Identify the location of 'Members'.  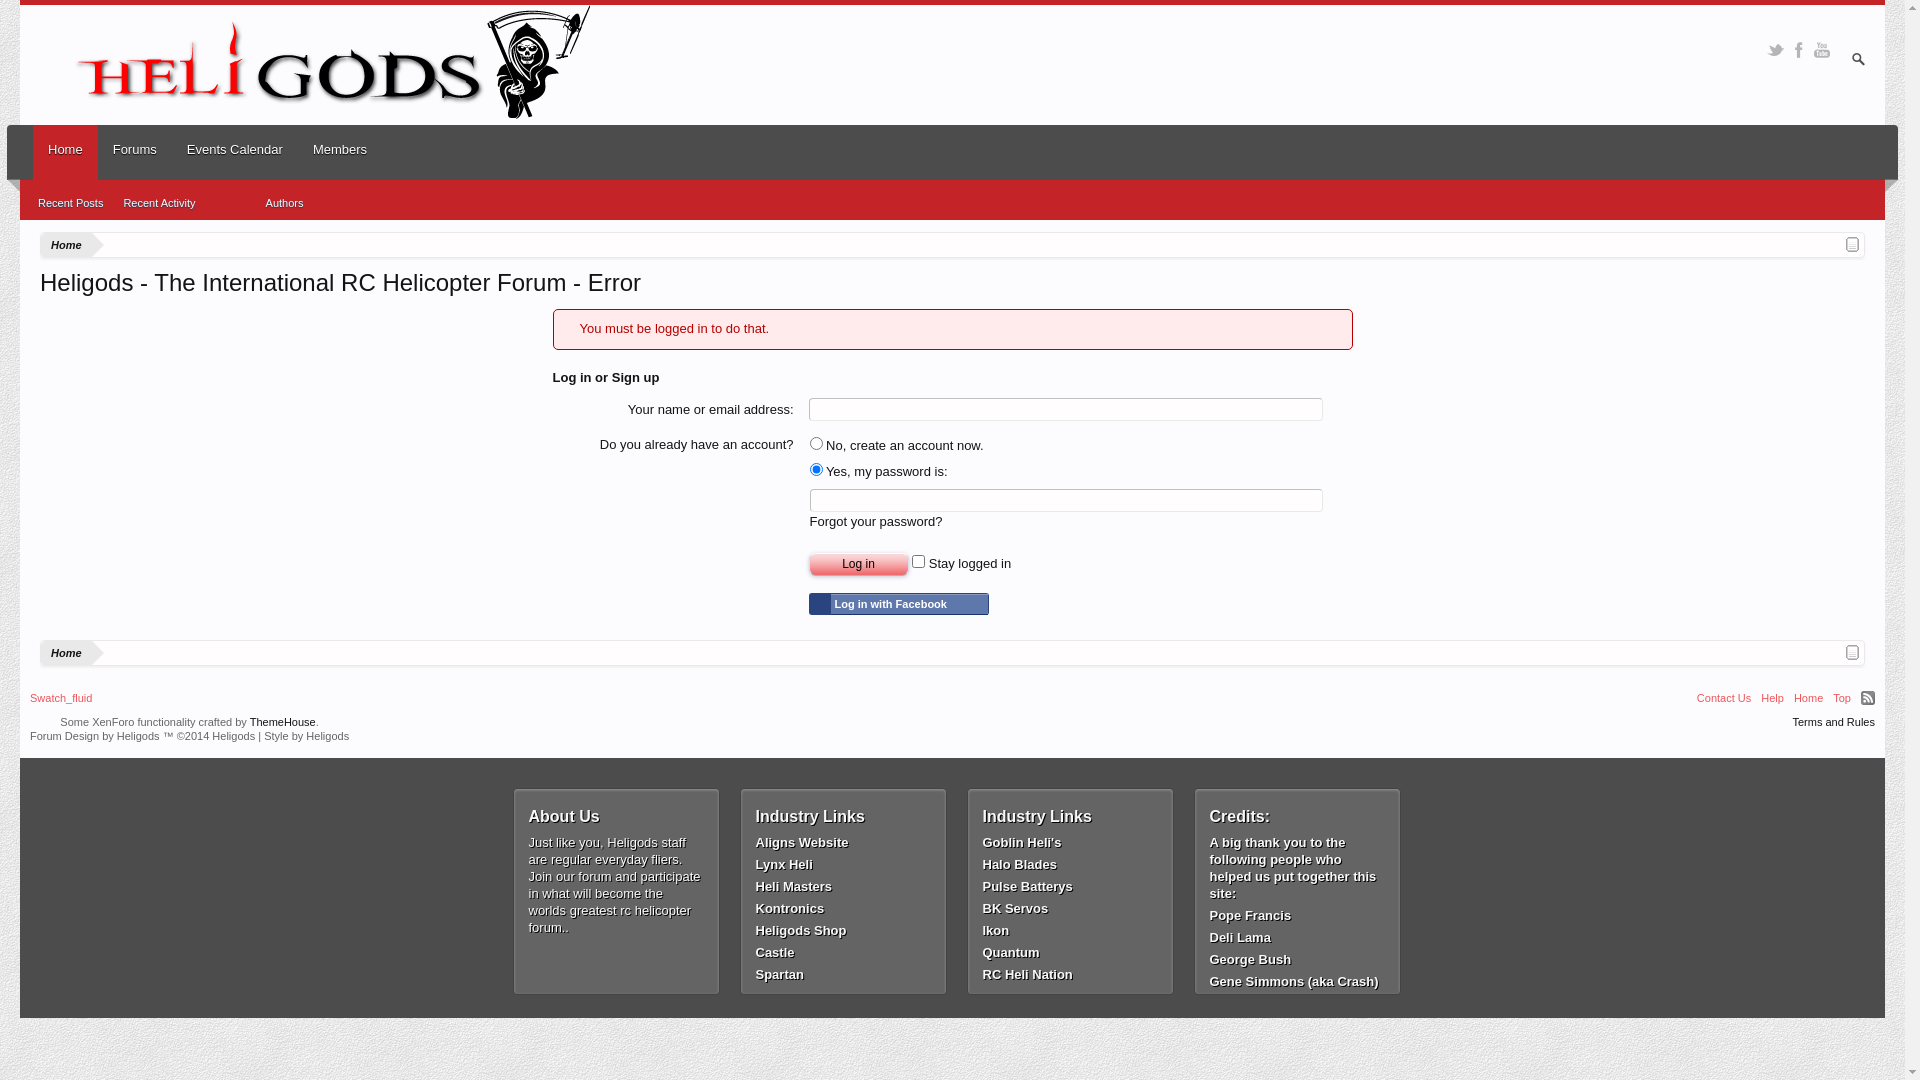
(340, 149).